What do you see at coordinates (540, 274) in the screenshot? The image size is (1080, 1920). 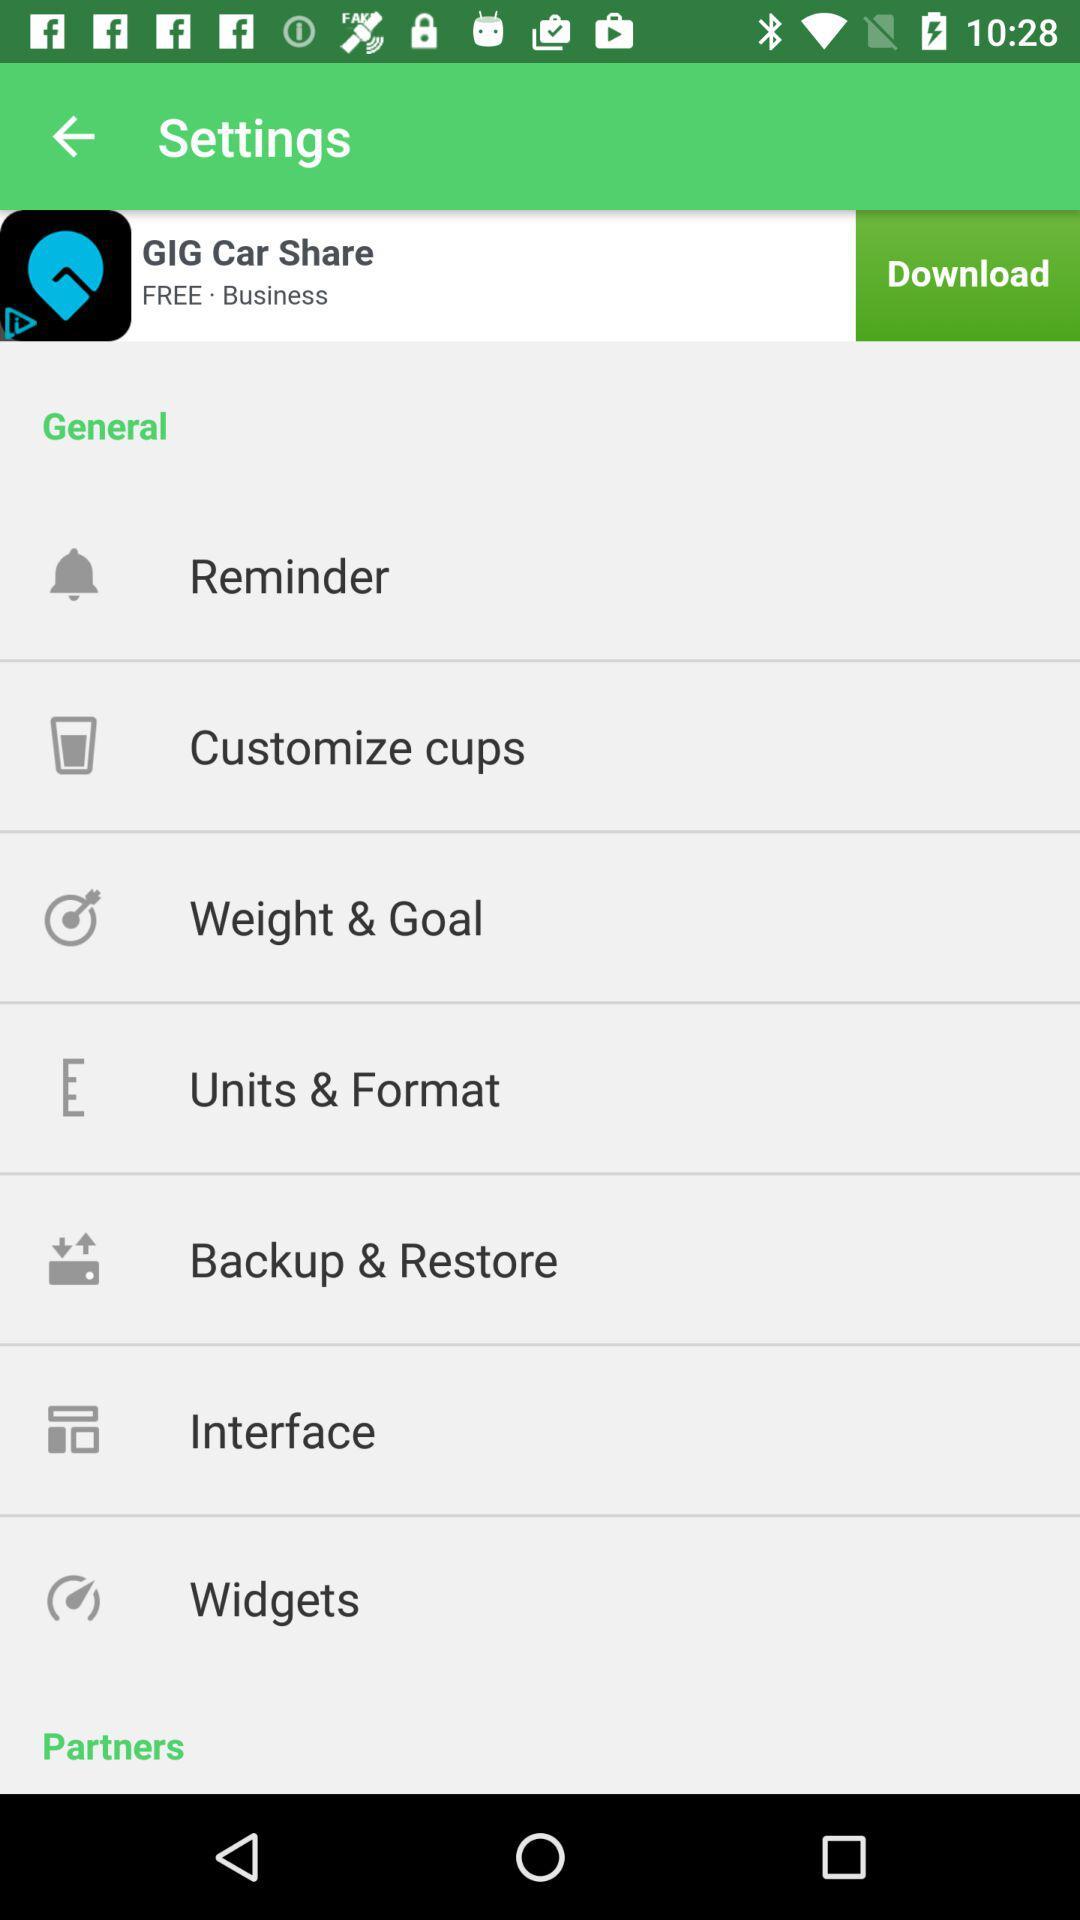 I see `icon at the top` at bounding box center [540, 274].